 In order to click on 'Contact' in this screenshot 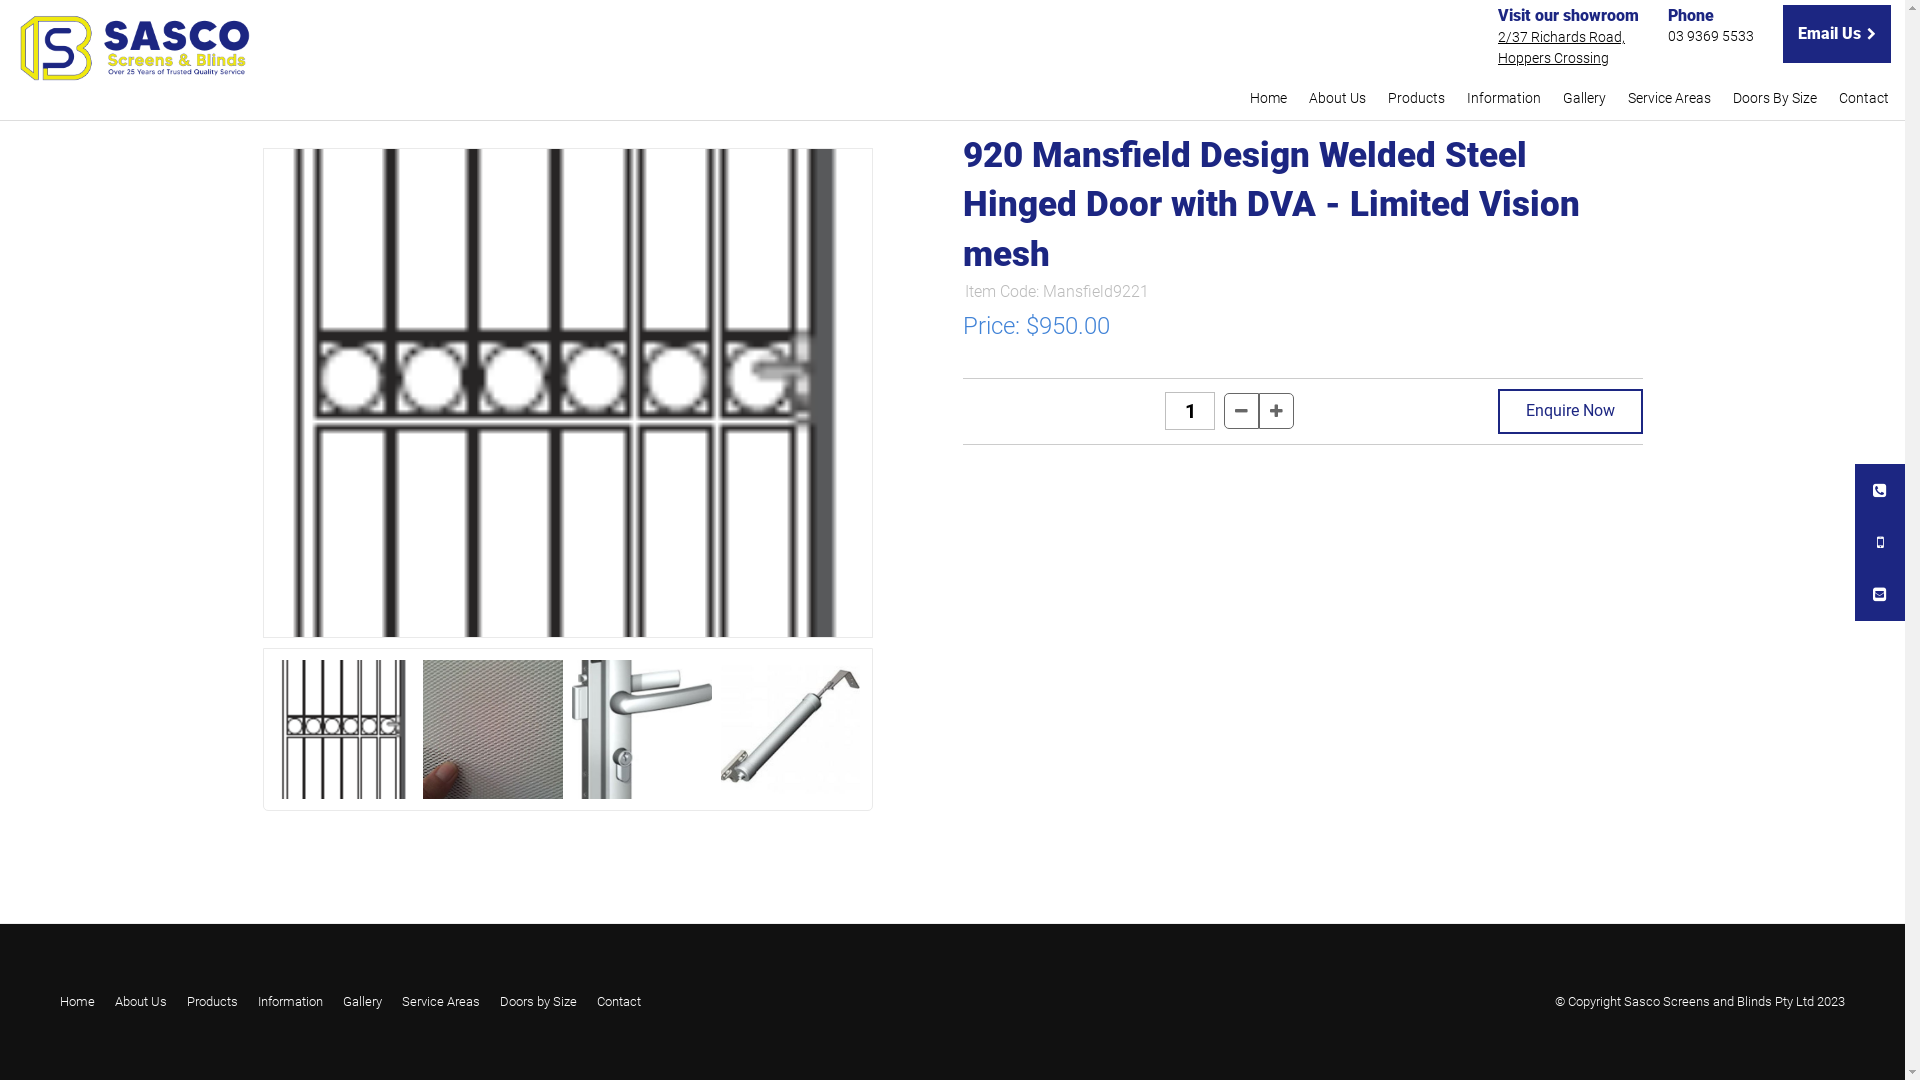, I will do `click(1828, 98)`.